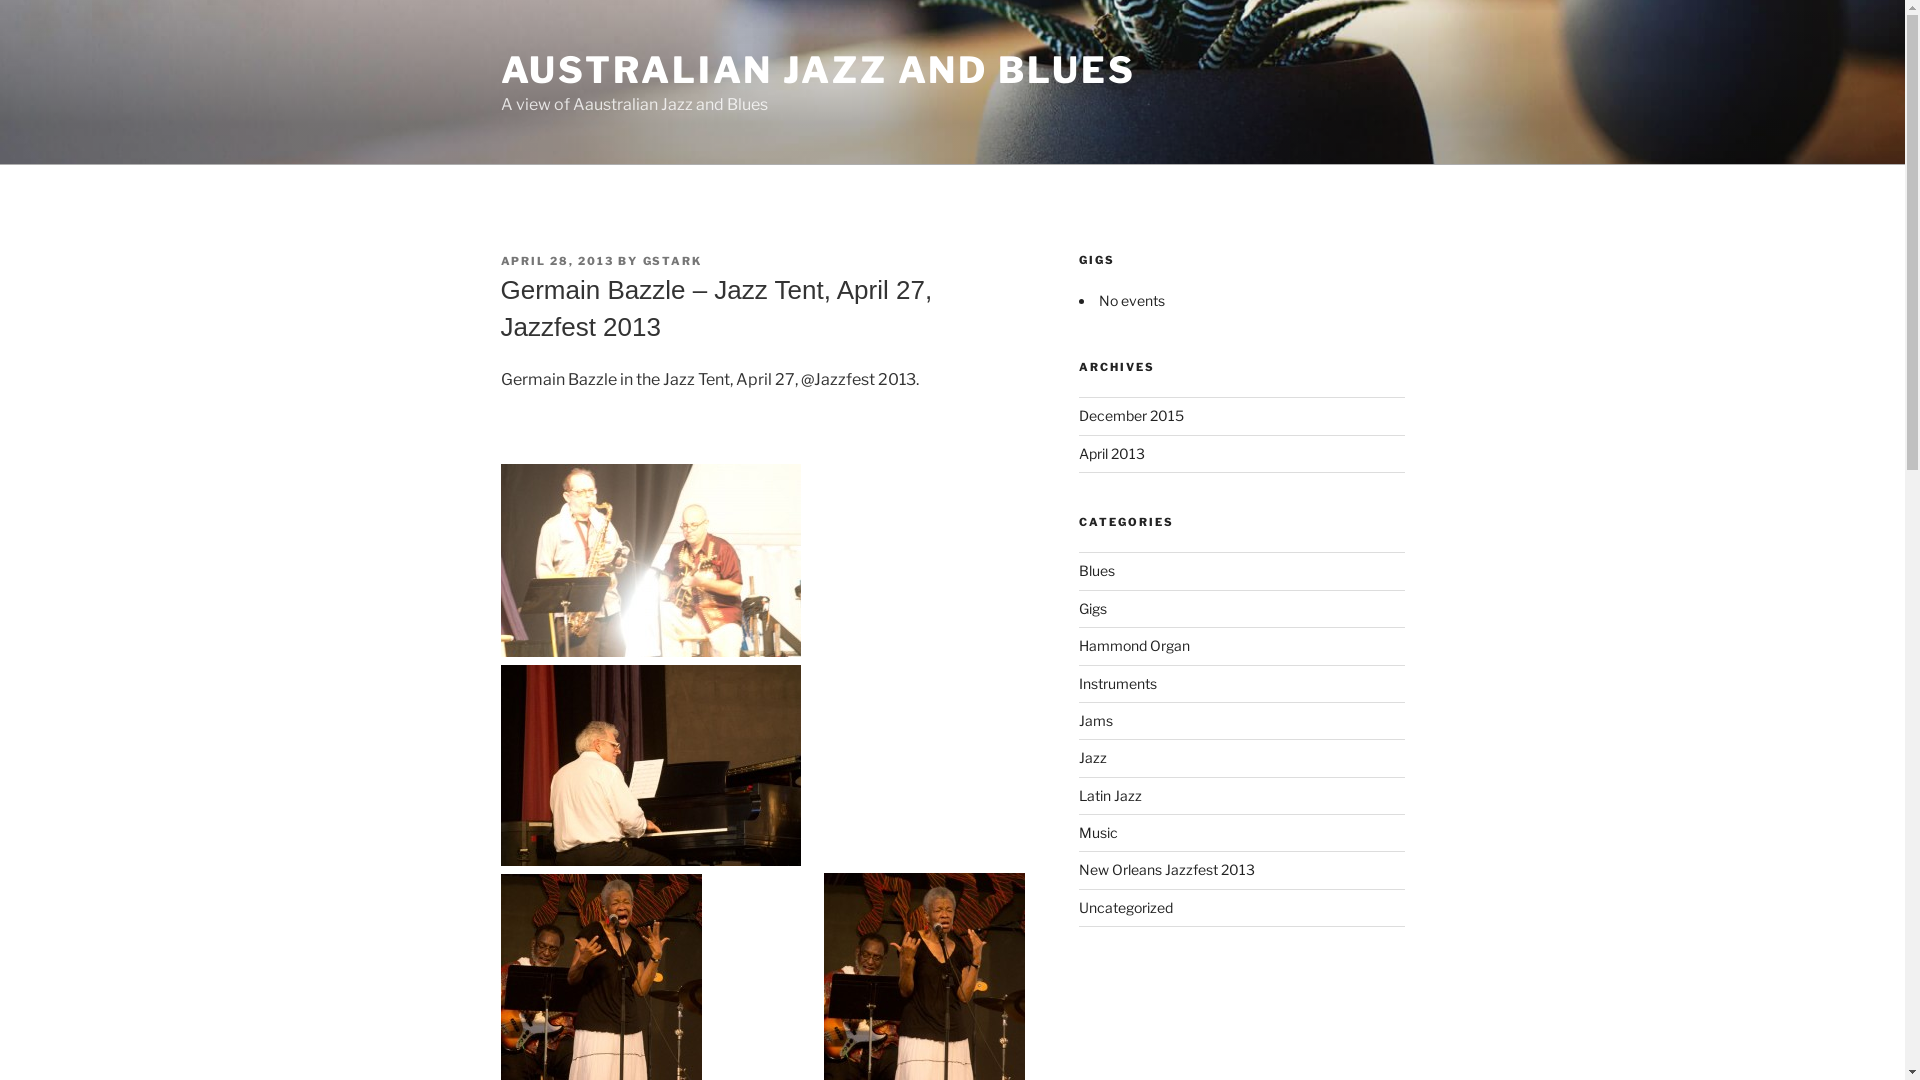 The height and width of the screenshot is (1080, 1920). What do you see at coordinates (672, 260) in the screenshot?
I see `'GSTARK'` at bounding box center [672, 260].